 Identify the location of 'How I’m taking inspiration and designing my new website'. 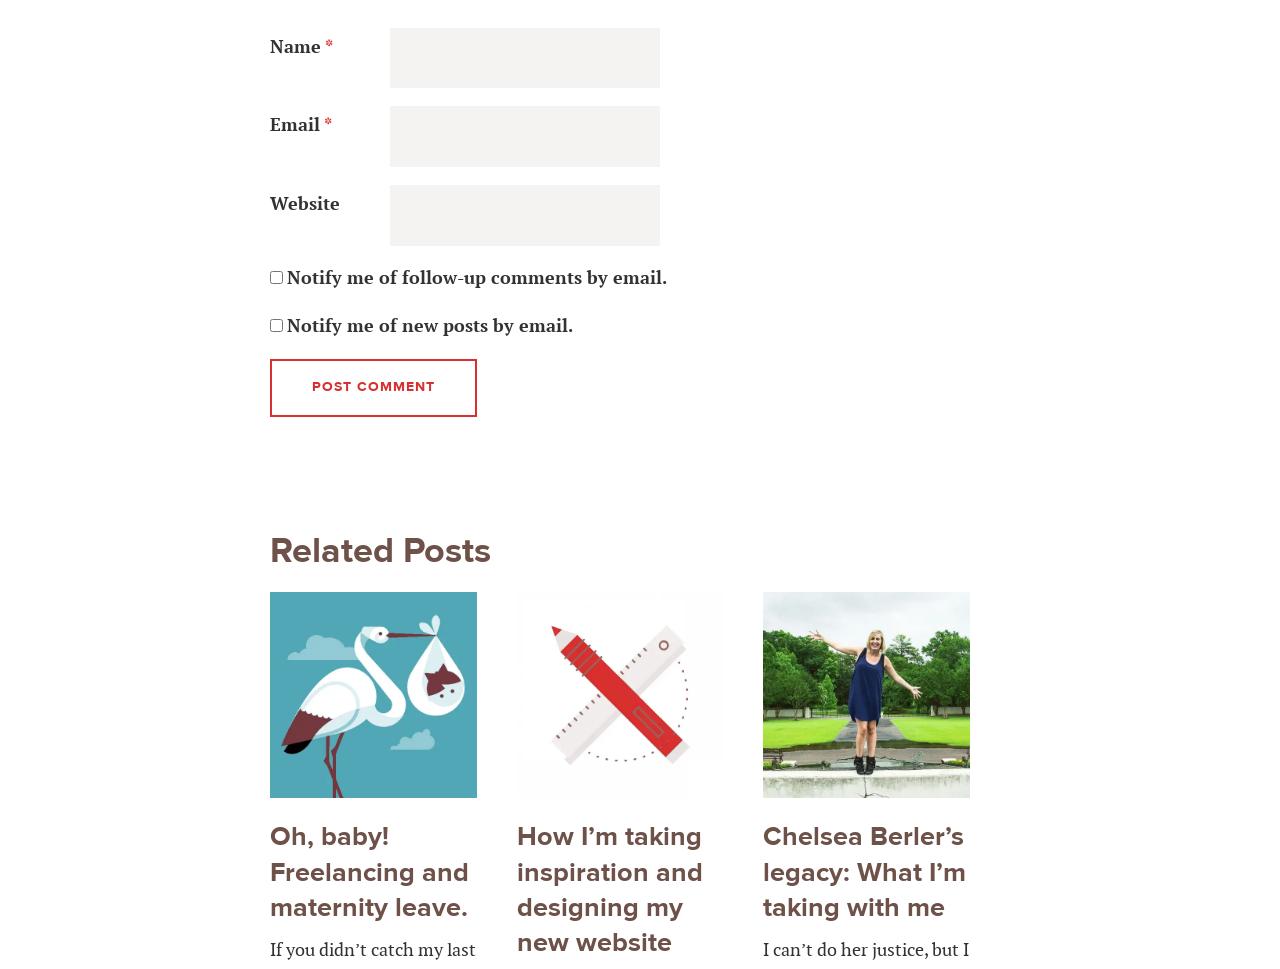
(608, 889).